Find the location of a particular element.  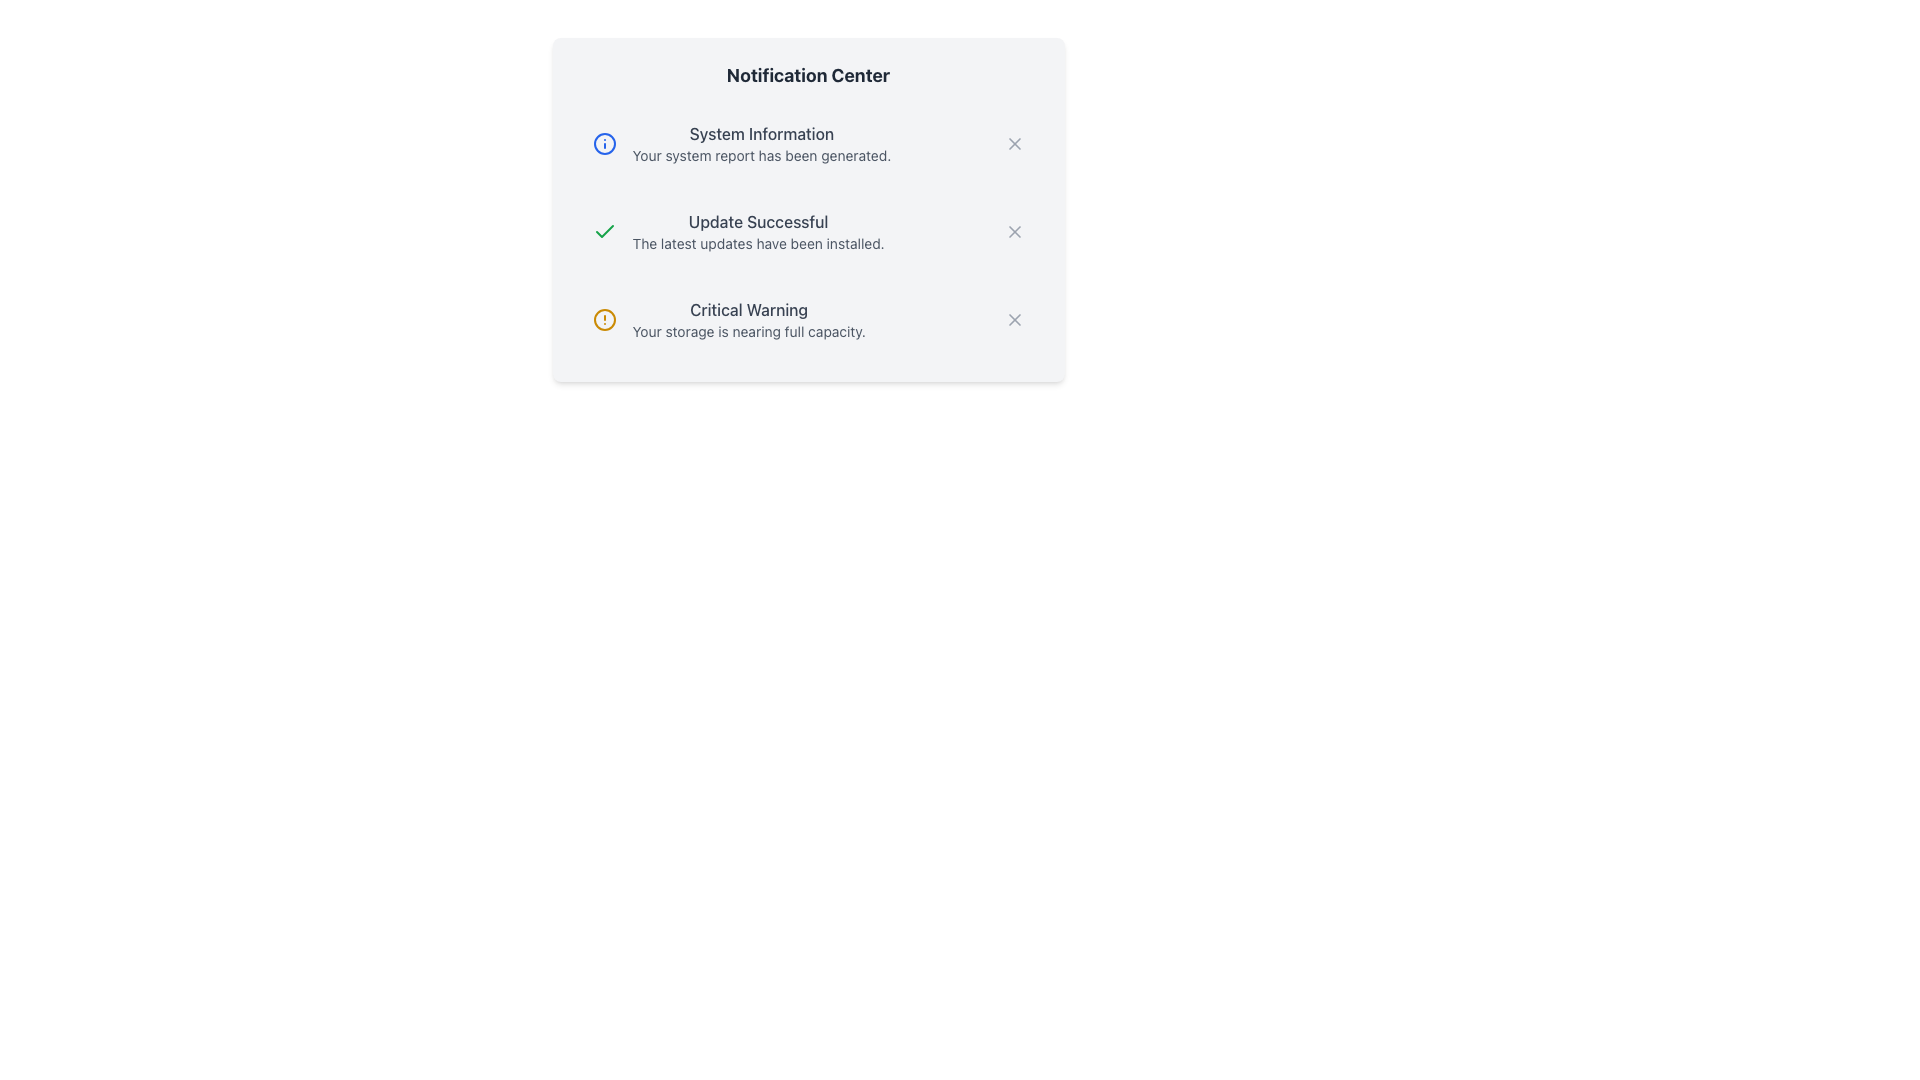

the warning icon located in the third row of the notification list under the 'Critical Warning' category, to the left of the message text is located at coordinates (603, 319).